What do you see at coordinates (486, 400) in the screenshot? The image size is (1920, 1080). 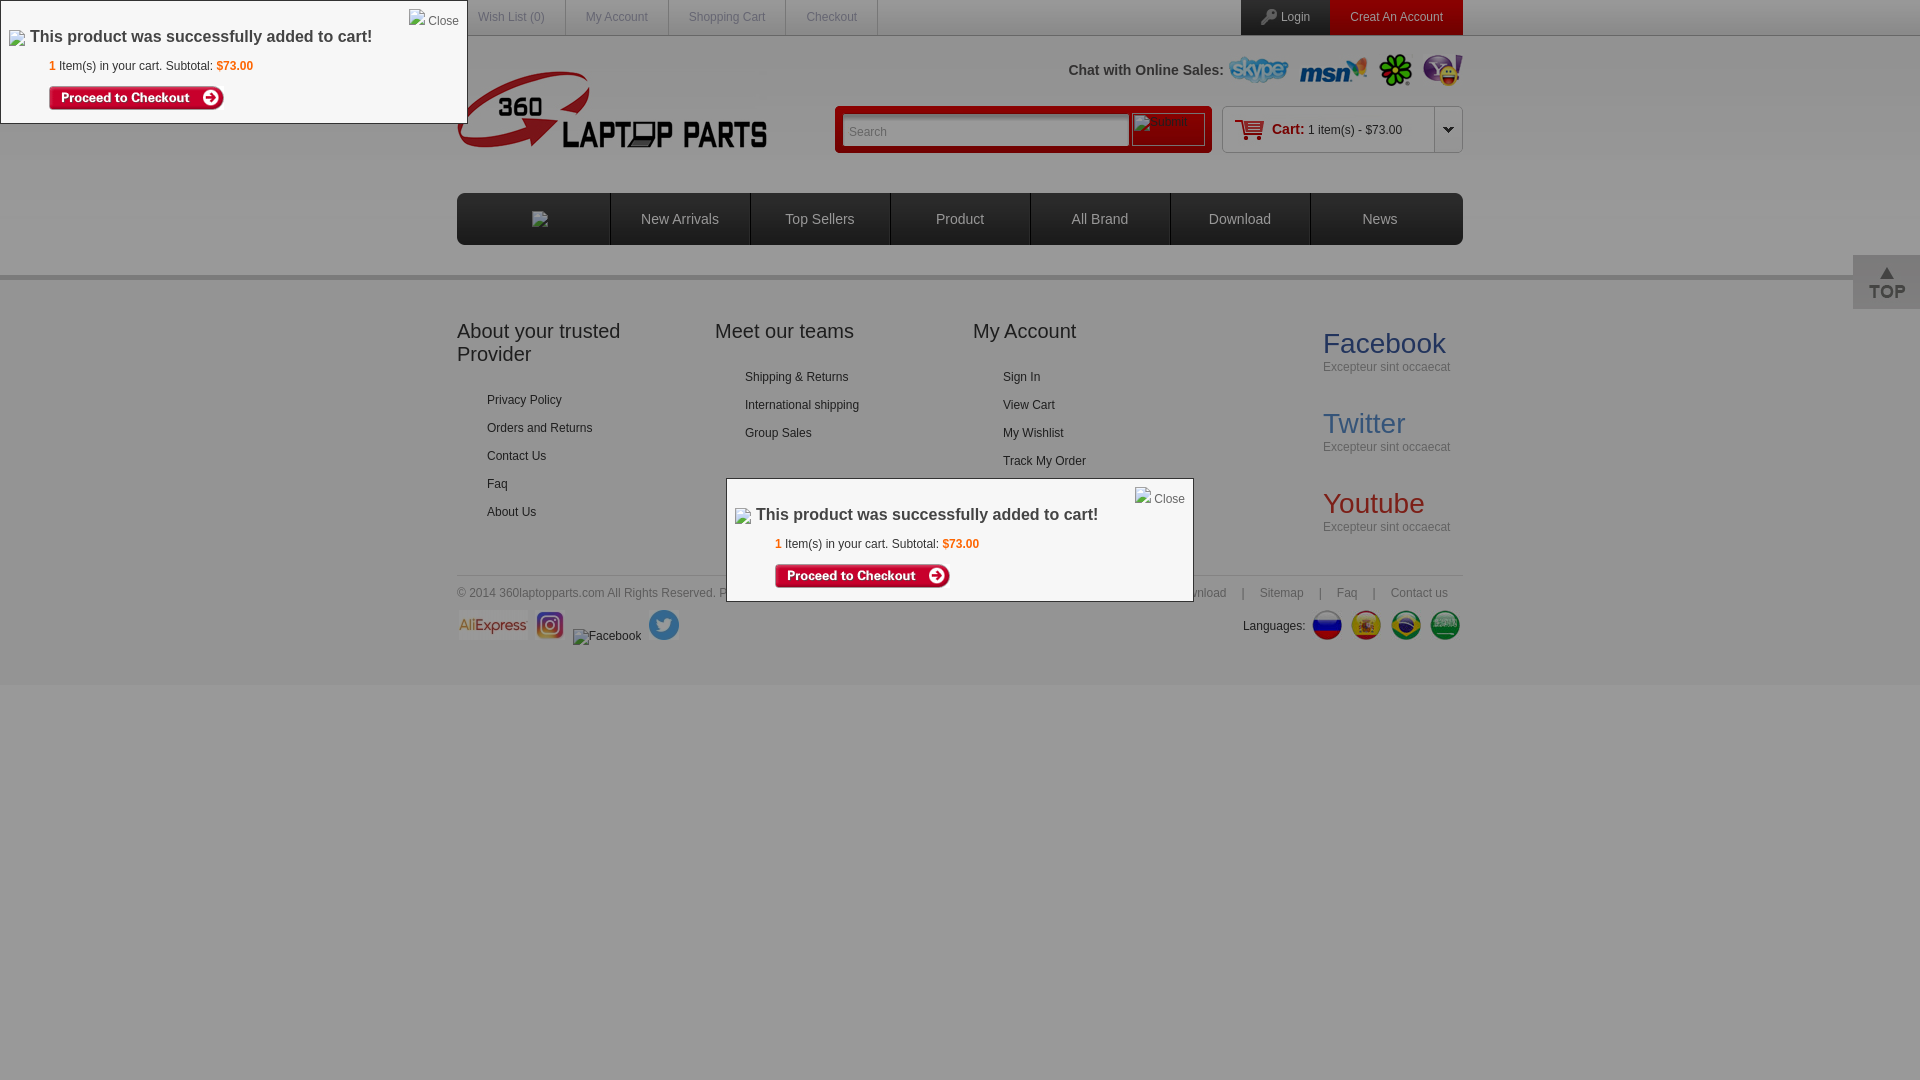 I see `'Privacy Policy'` at bounding box center [486, 400].